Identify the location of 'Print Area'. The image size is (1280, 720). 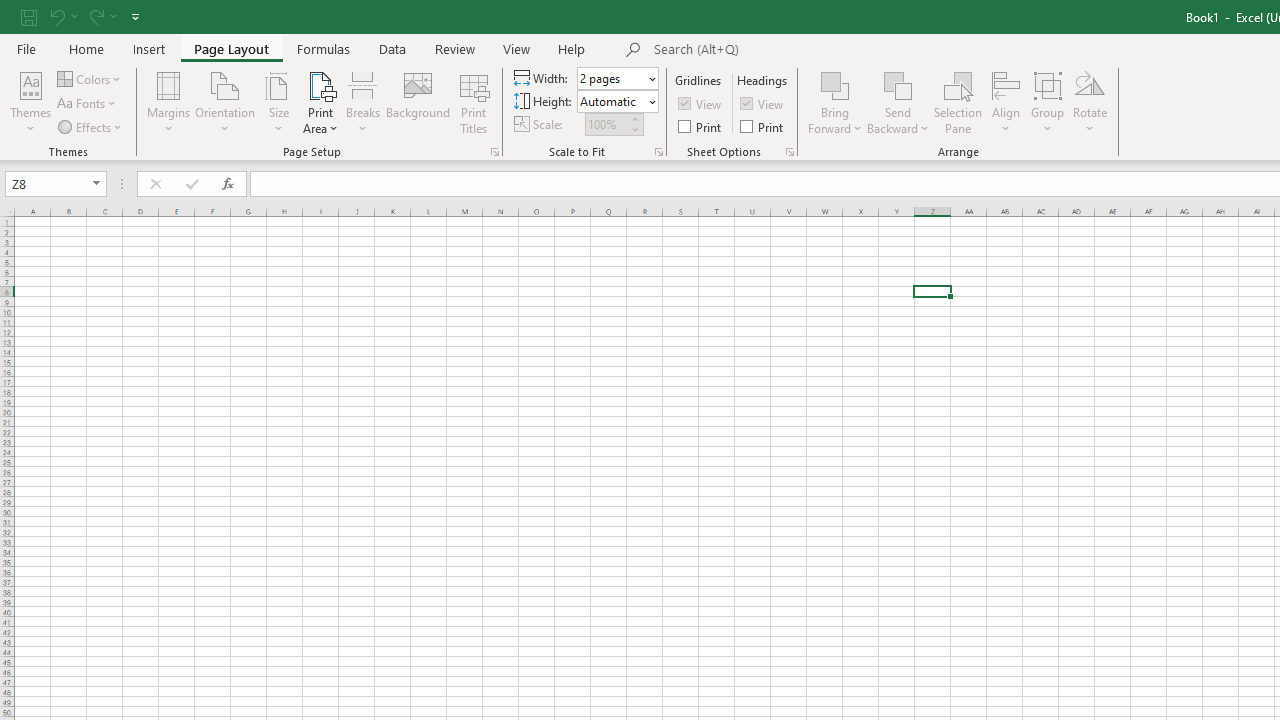
(320, 103).